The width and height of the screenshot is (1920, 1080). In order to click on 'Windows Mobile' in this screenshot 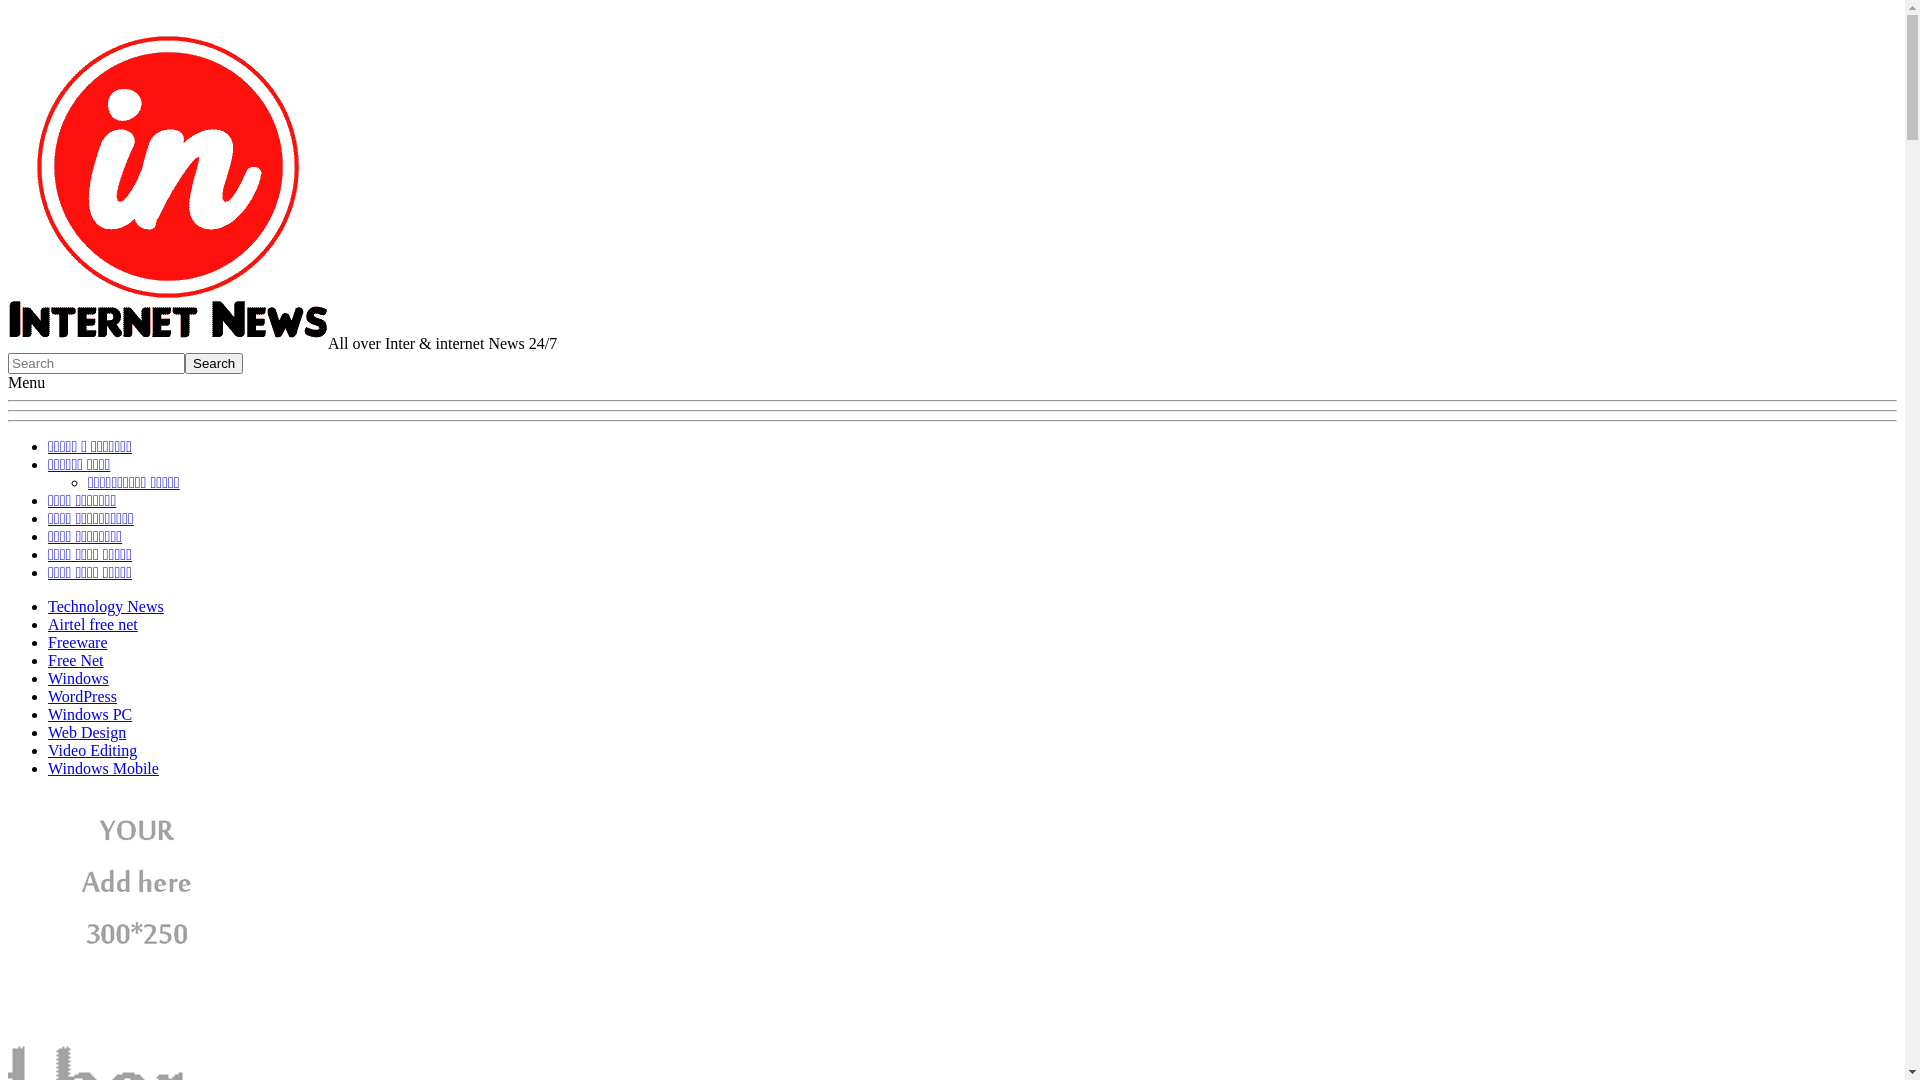, I will do `click(102, 767)`.